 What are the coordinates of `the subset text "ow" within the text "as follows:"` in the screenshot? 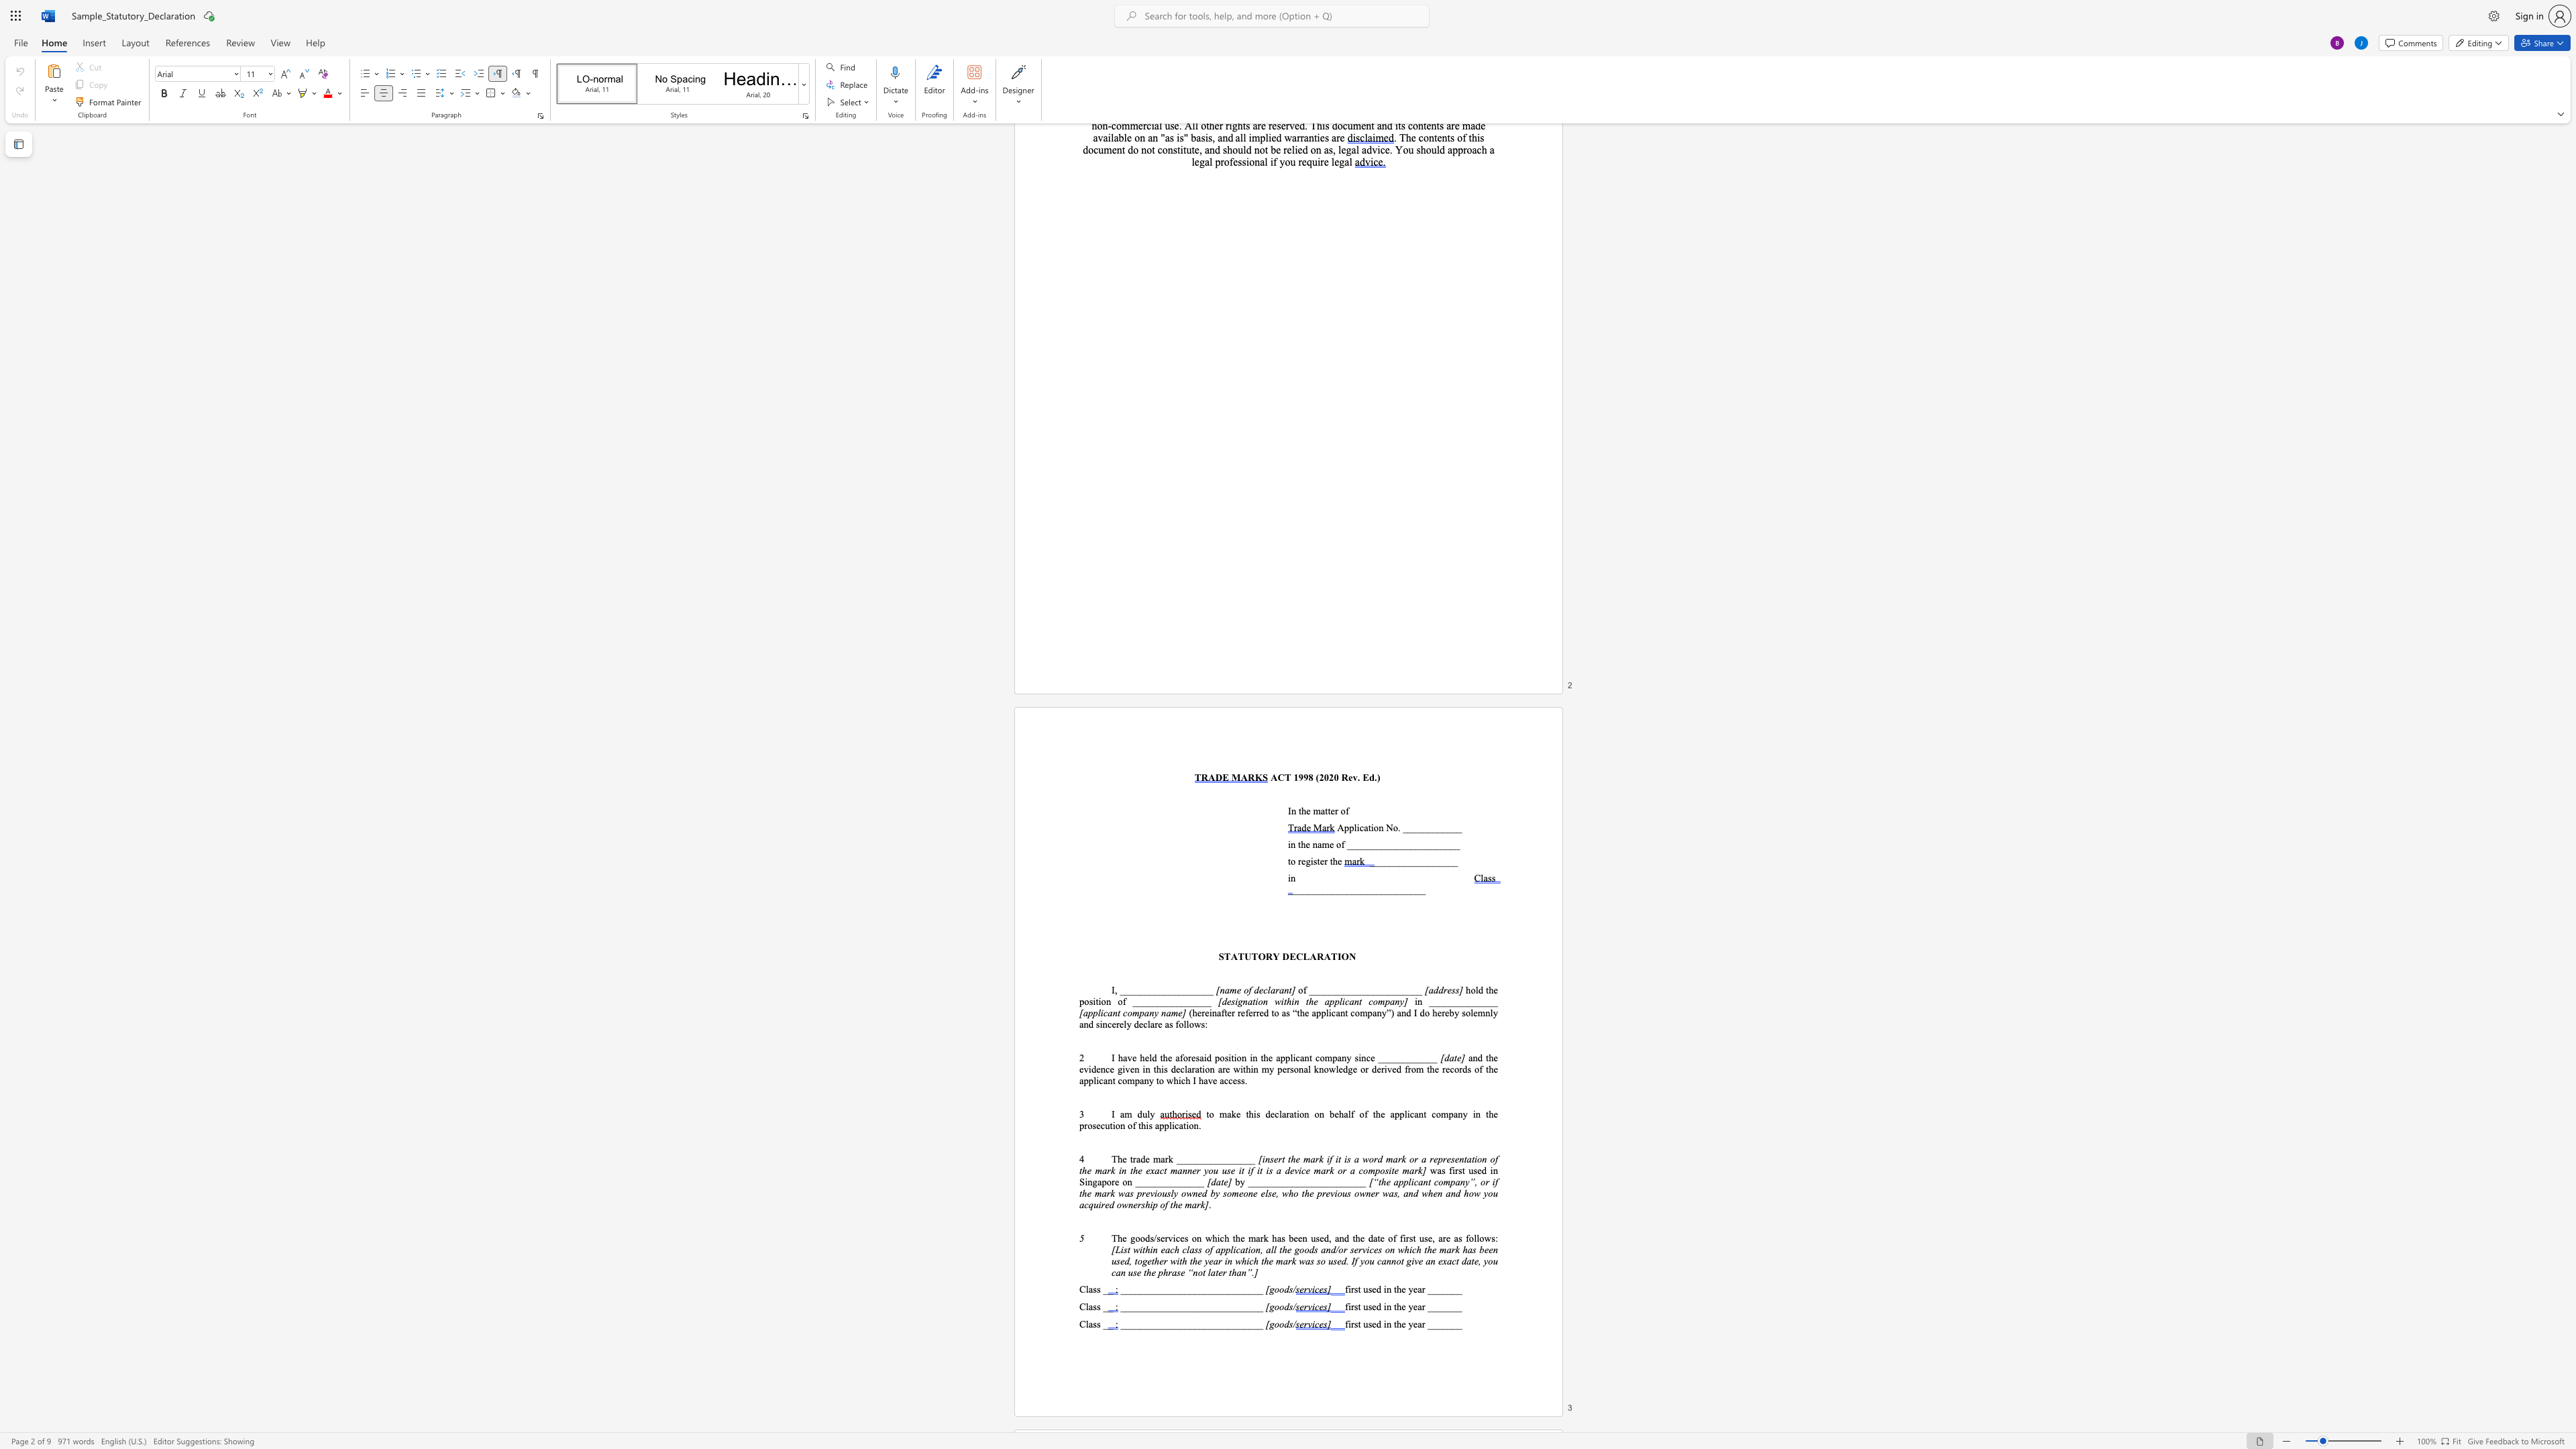 It's located at (1188, 1023).